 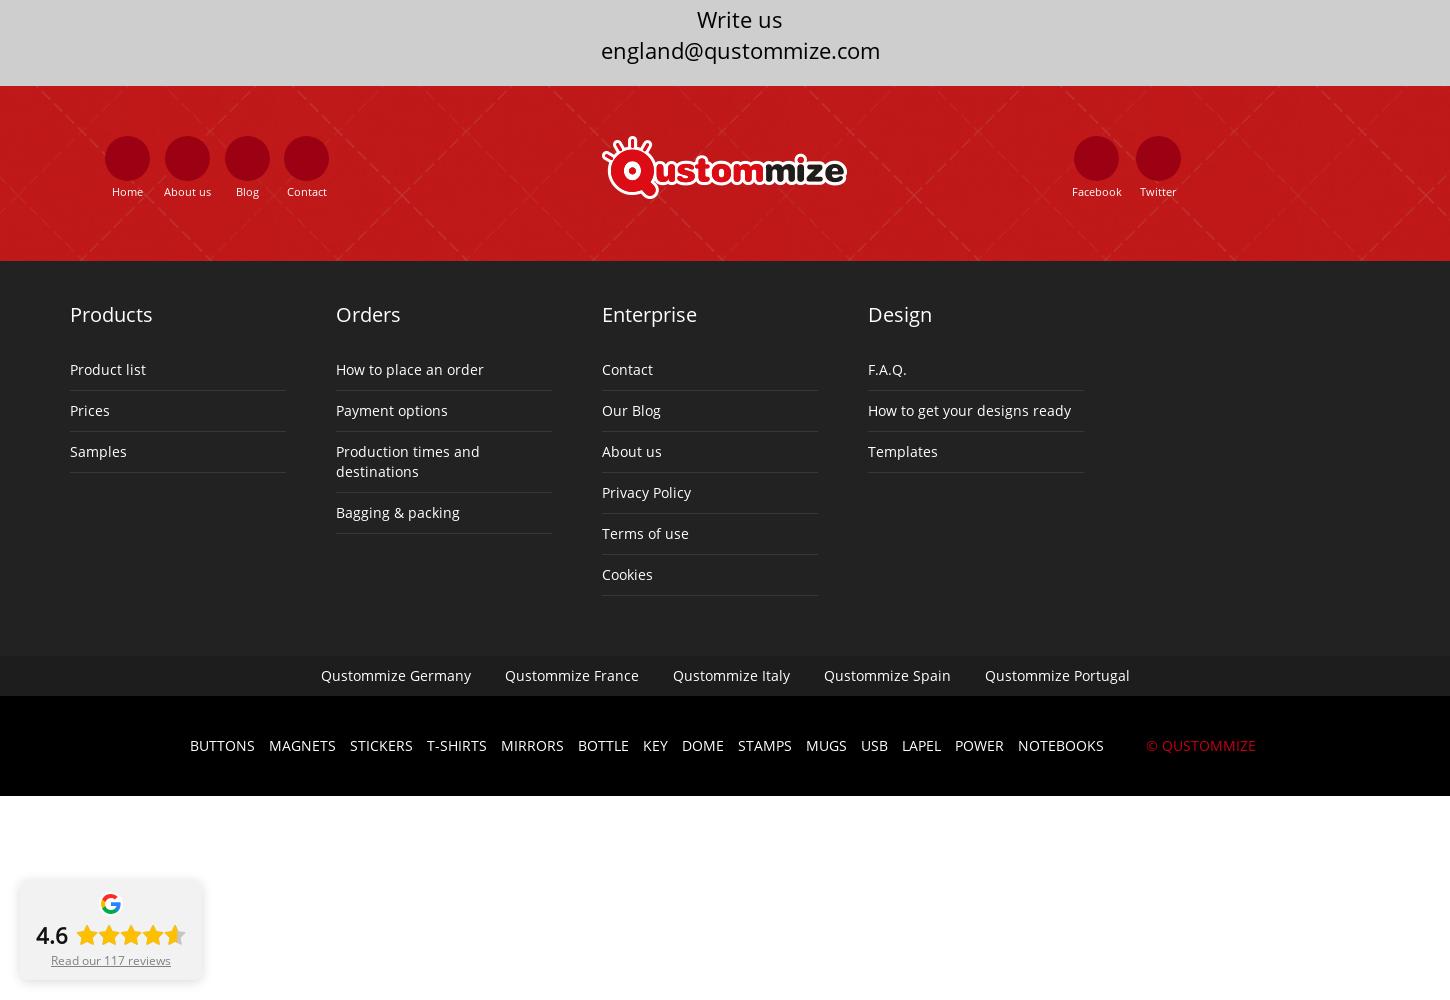 What do you see at coordinates (320, 674) in the screenshot?
I see `'Qustommize Germany'` at bounding box center [320, 674].